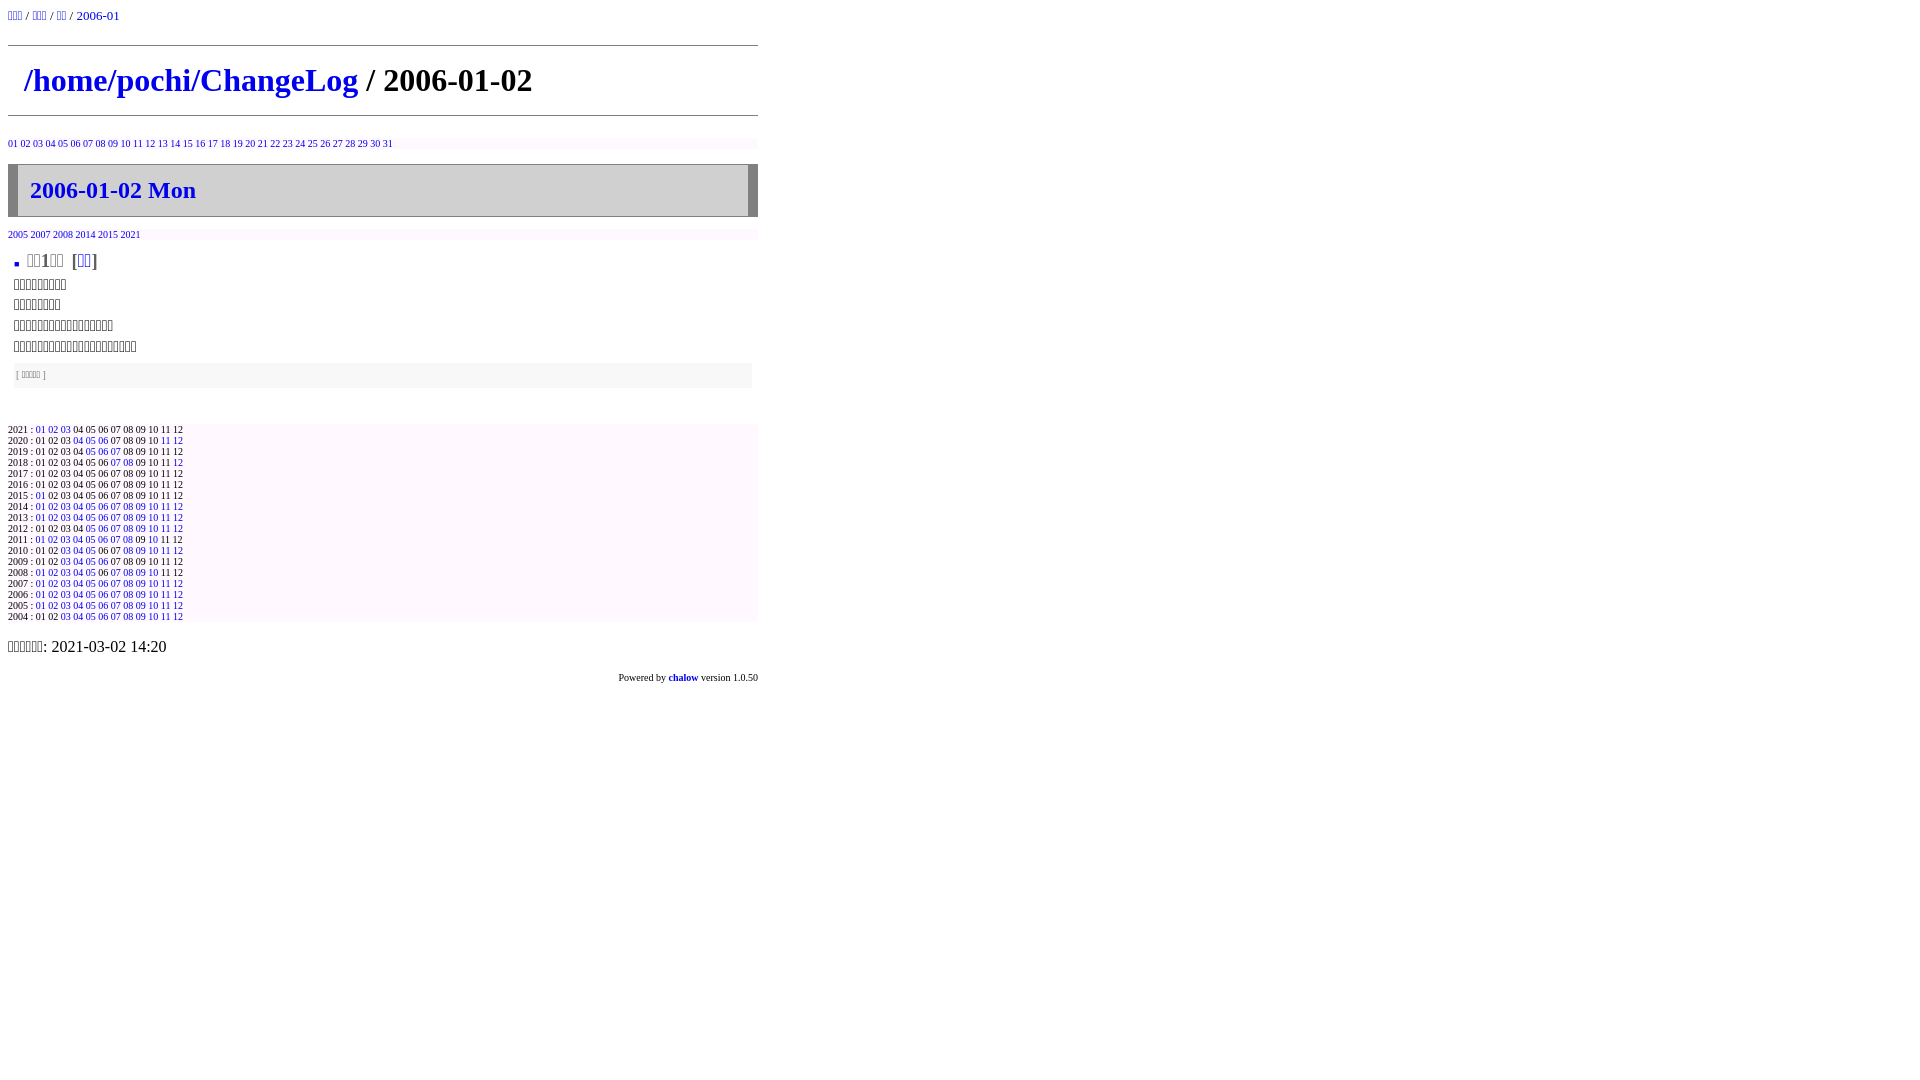 The width and height of the screenshot is (1920, 1080). I want to click on '03', so click(66, 561).